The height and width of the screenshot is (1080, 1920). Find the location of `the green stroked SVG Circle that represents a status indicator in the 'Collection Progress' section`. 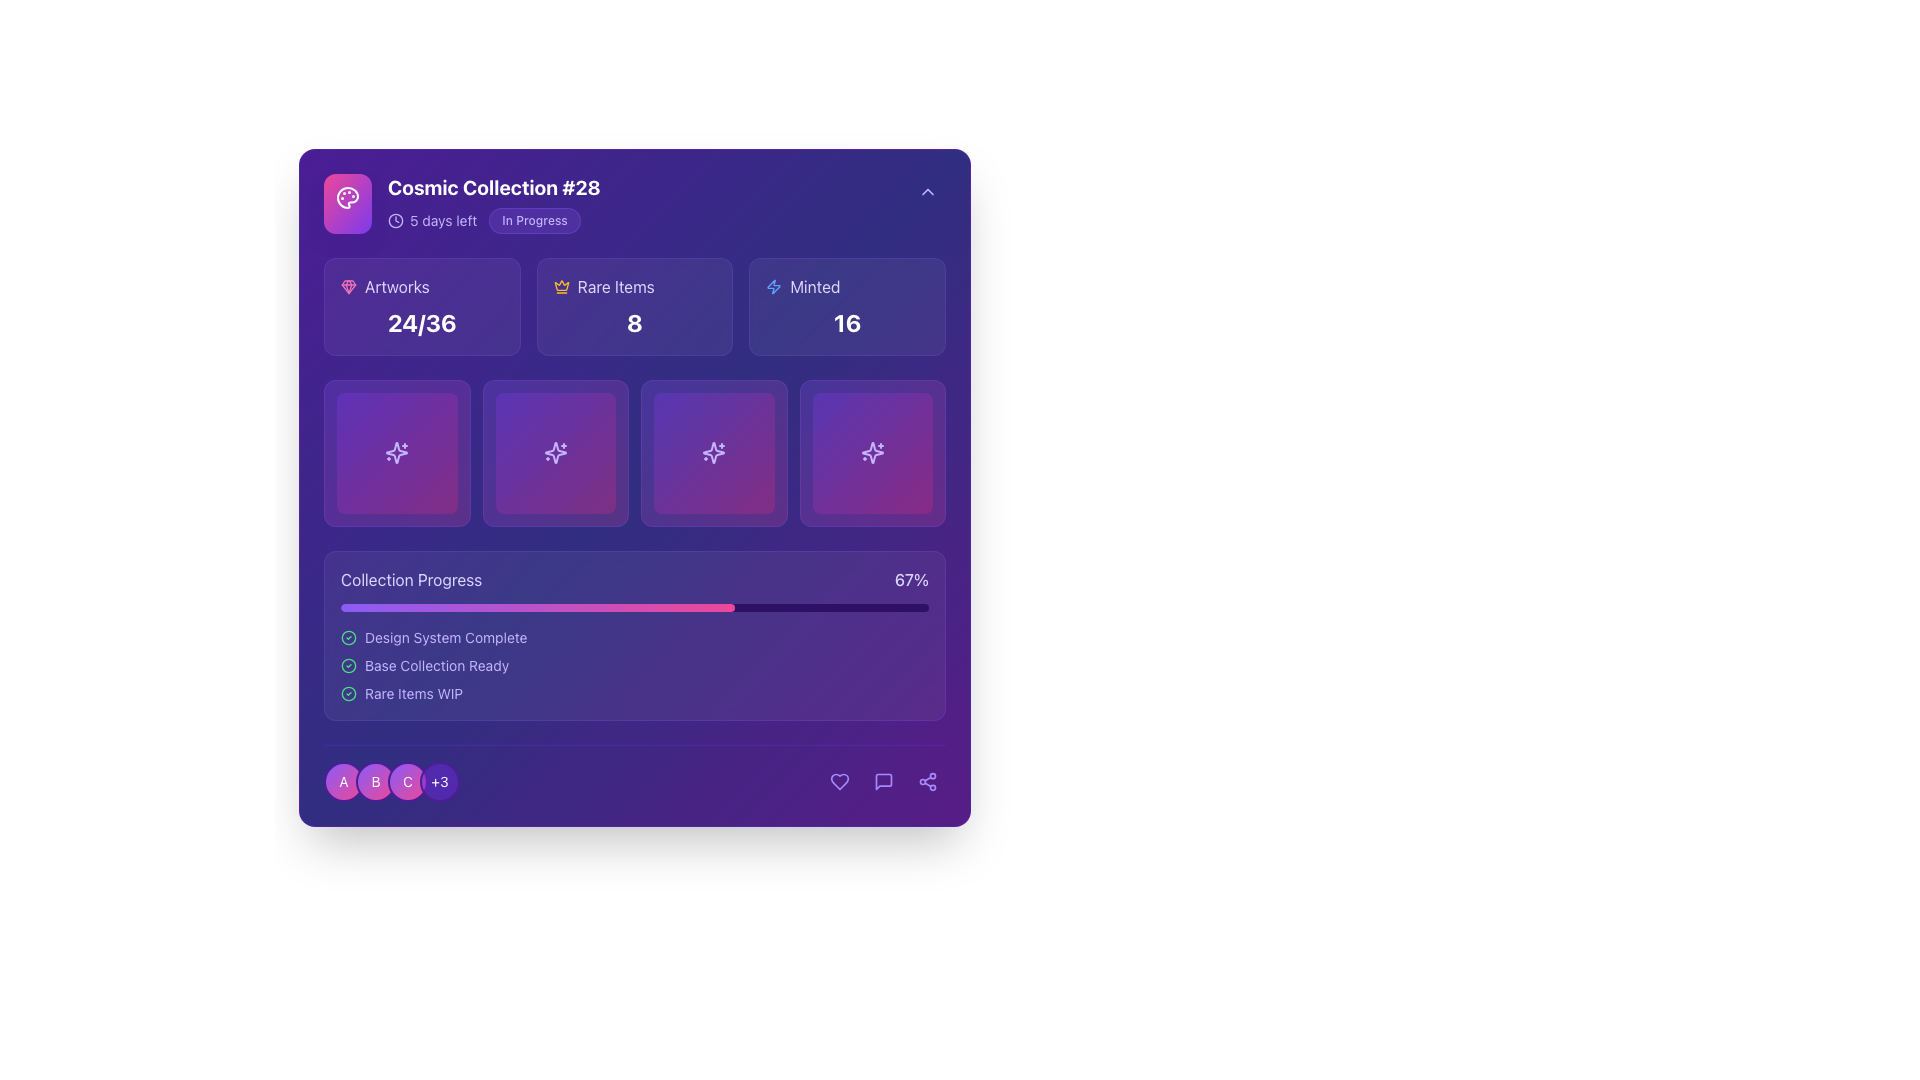

the green stroked SVG Circle that represents a status indicator in the 'Collection Progress' section is located at coordinates (349, 665).